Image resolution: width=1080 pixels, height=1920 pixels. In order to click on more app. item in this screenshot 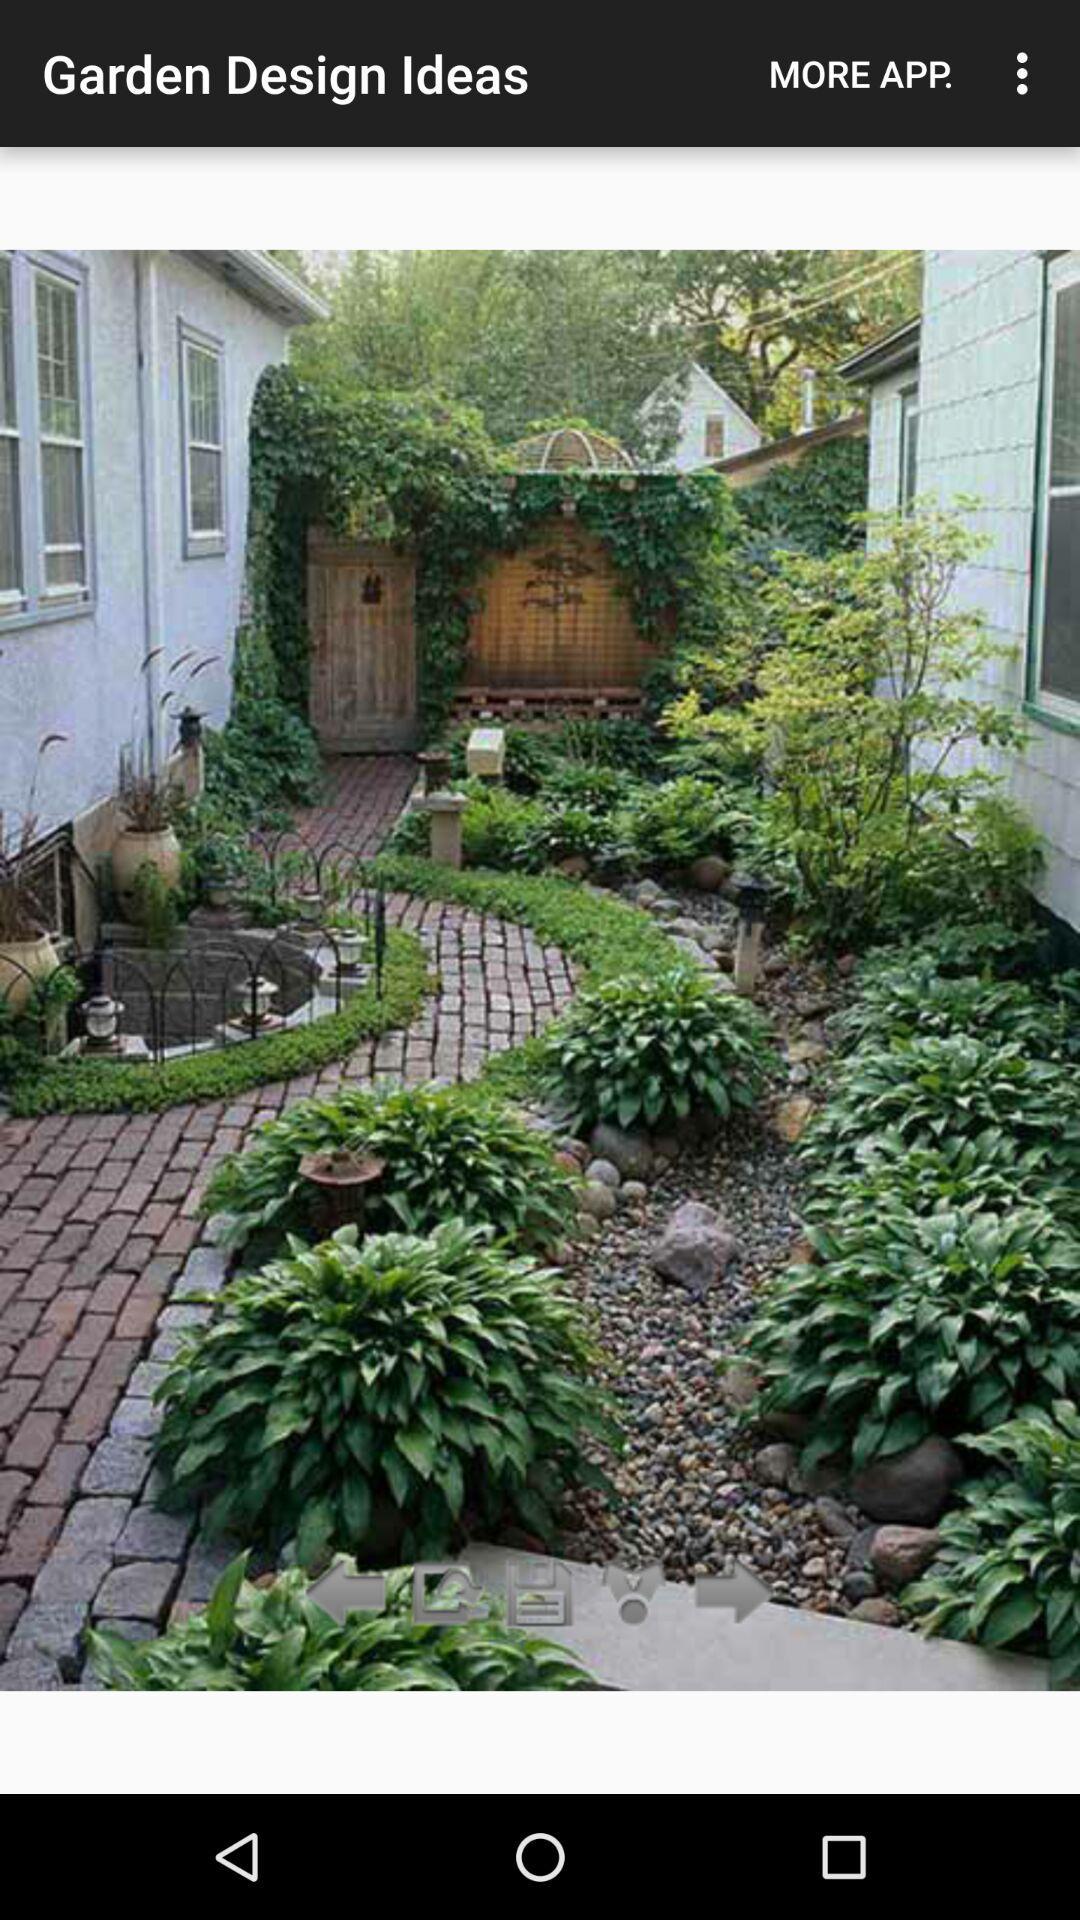, I will do `click(860, 73)`.